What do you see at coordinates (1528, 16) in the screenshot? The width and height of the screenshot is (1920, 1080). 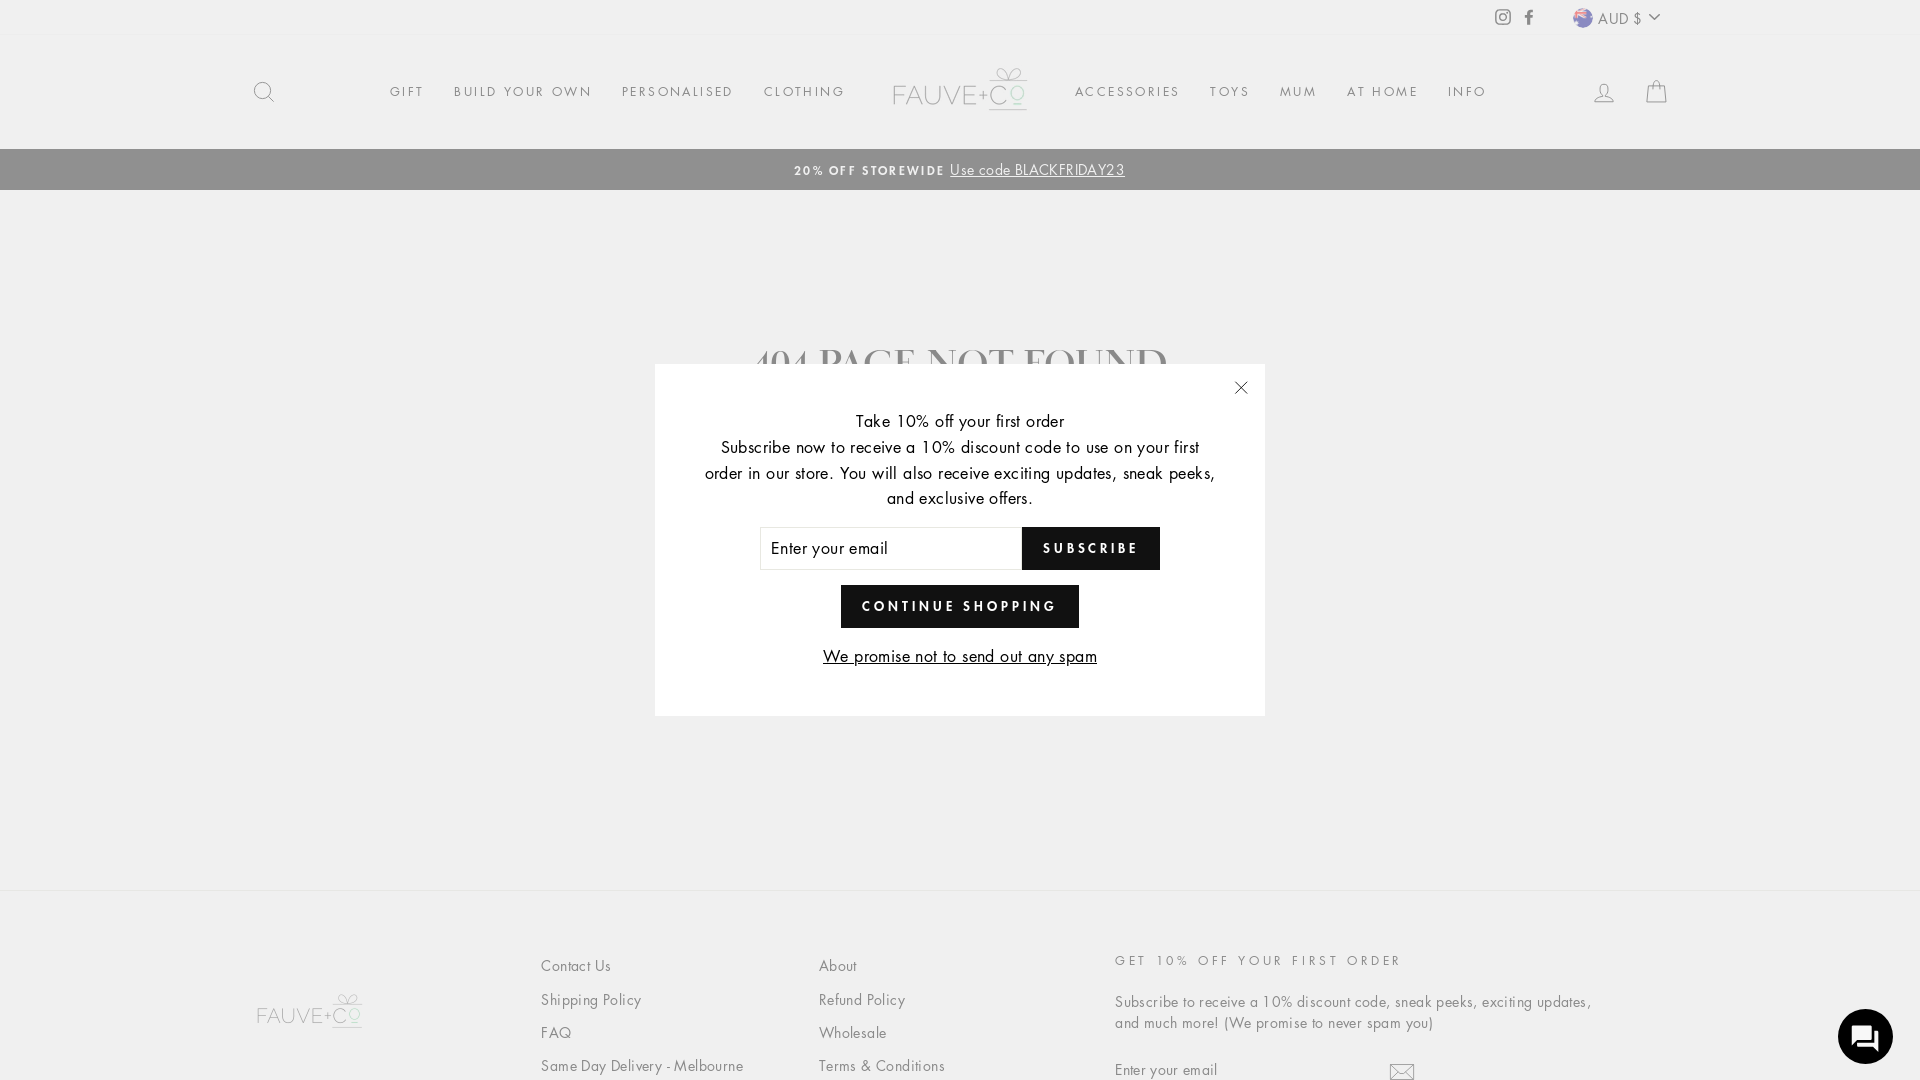 I see `'Facebook'` at bounding box center [1528, 16].